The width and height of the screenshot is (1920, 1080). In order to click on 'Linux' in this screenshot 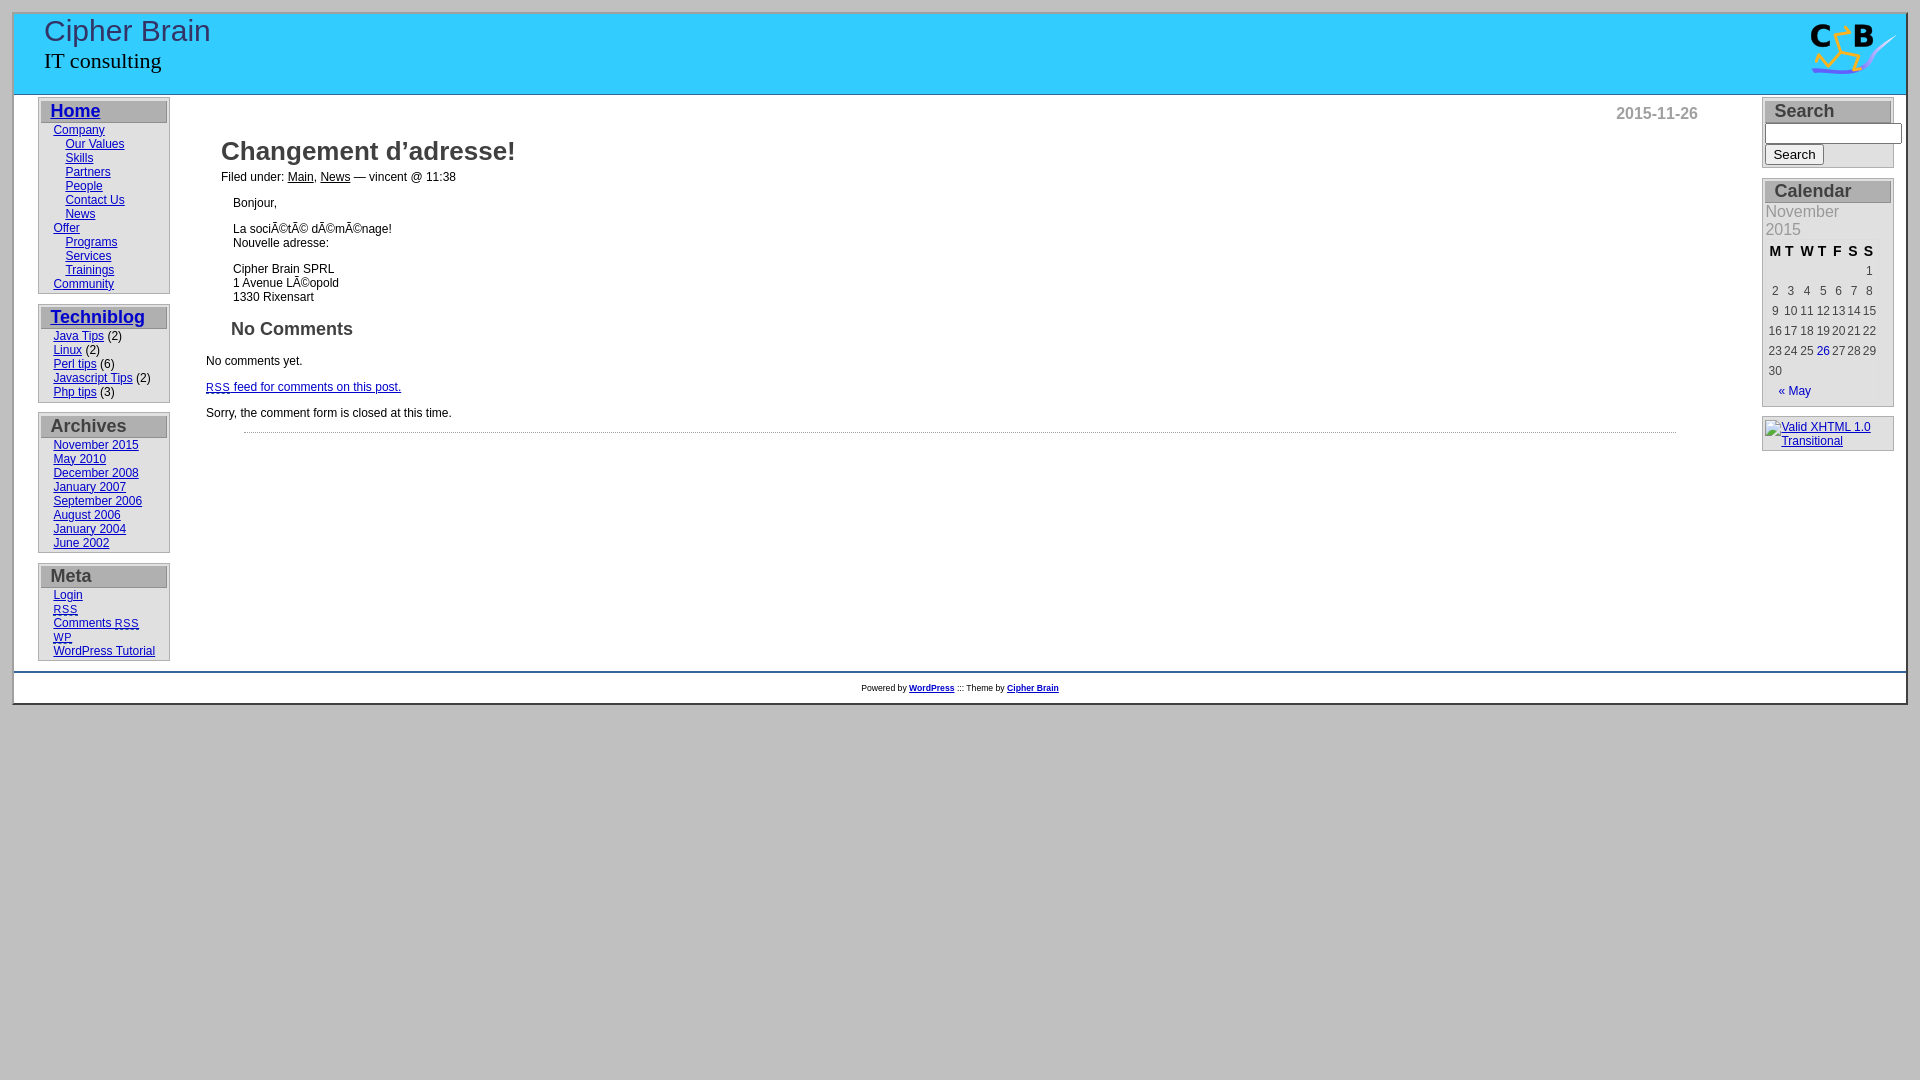, I will do `click(67, 349)`.